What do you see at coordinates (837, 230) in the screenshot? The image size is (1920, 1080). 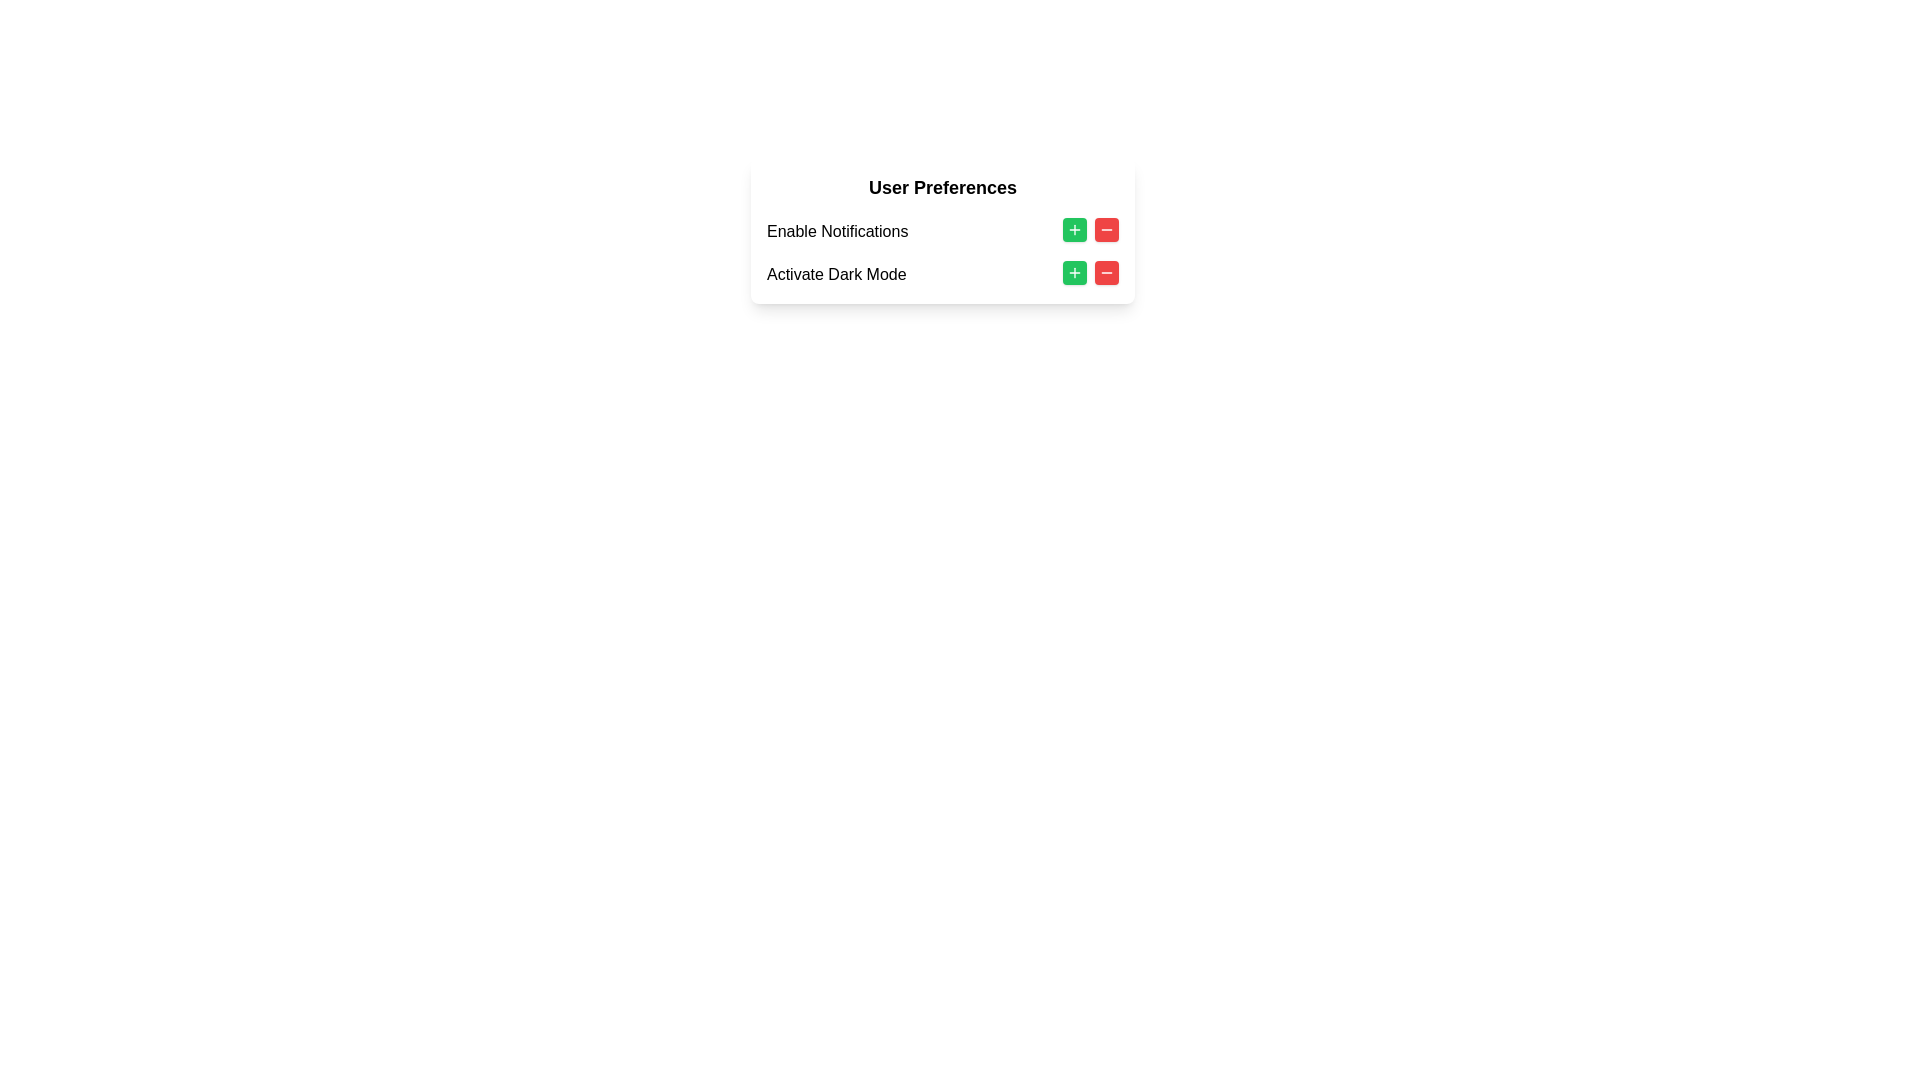 I see `label text indicating the purpose of the configuration for enabling notifications, located in the 'User Preferences' section, leftmost in the first row, aligned with the buttons '+' and '-'` at bounding box center [837, 230].